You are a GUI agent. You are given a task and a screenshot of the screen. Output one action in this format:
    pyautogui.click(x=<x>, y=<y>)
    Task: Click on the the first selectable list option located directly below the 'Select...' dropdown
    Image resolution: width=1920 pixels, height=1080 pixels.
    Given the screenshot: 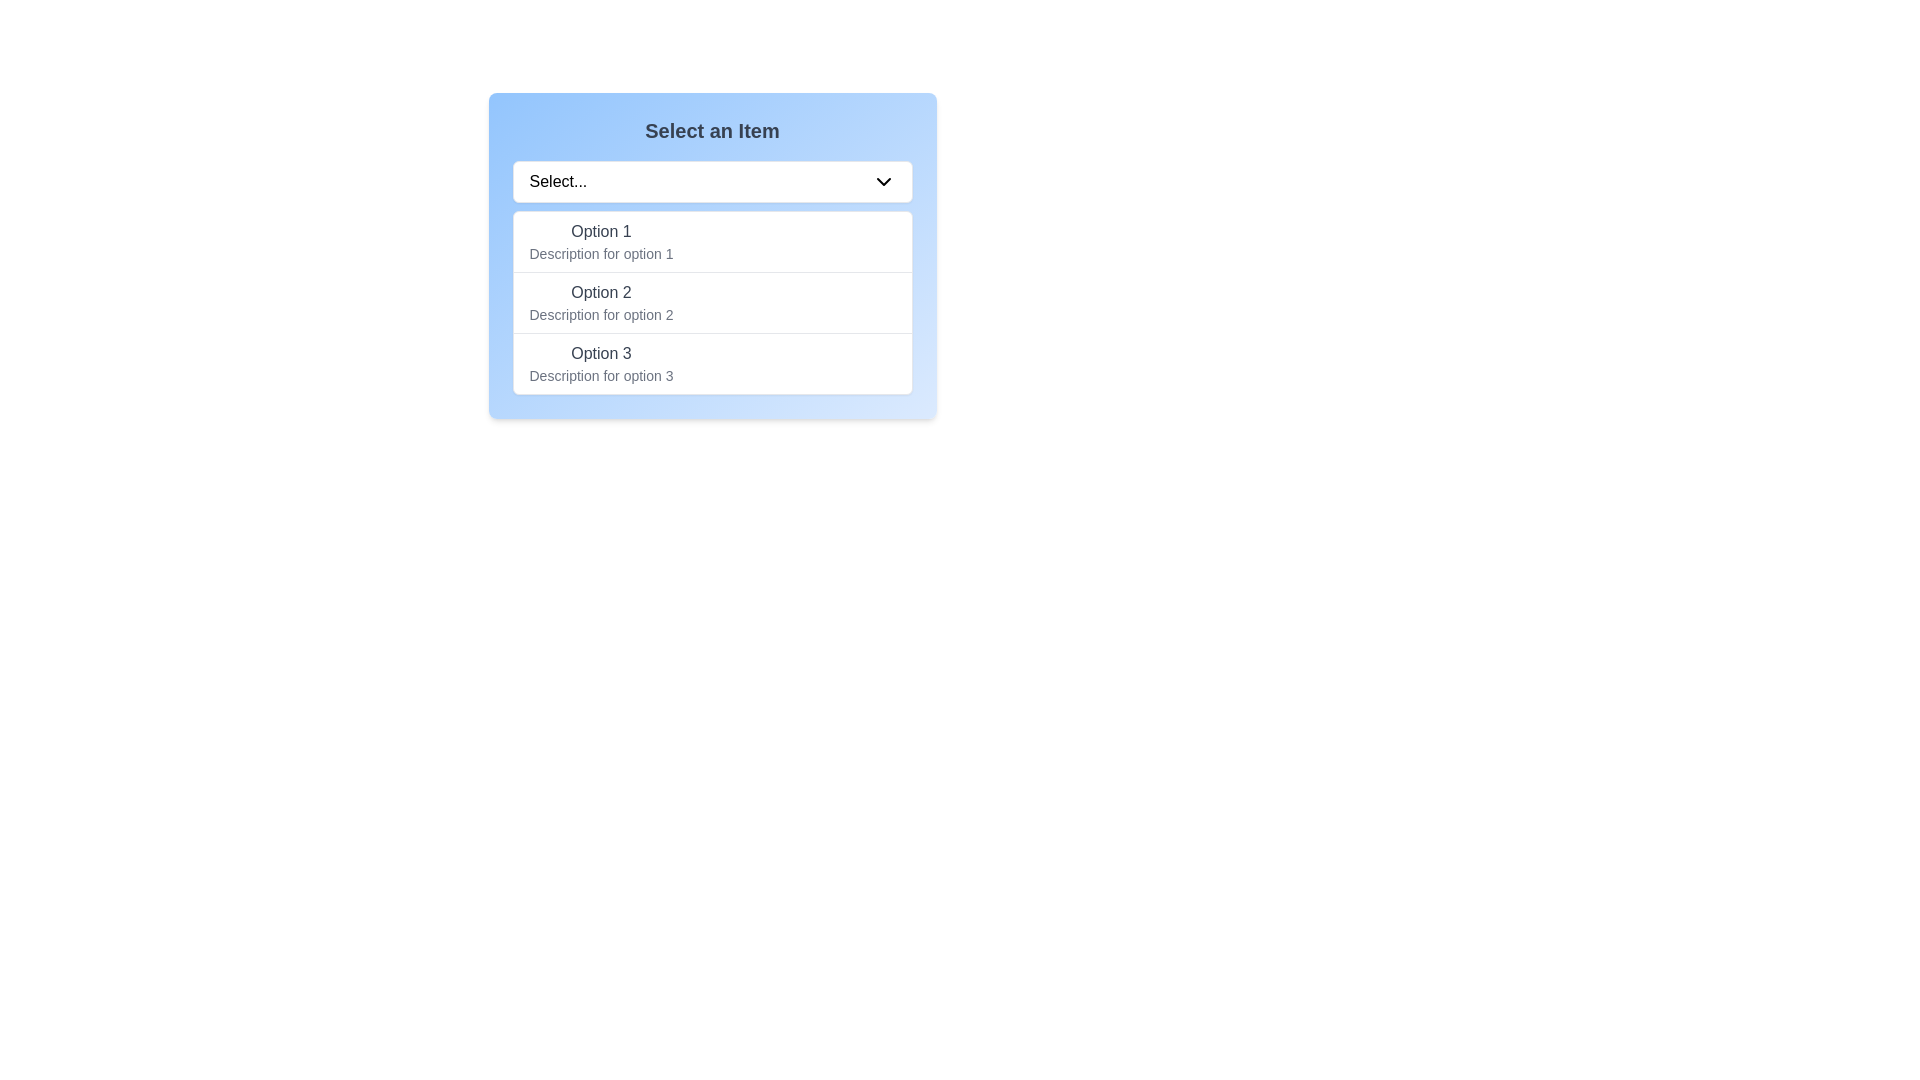 What is the action you would take?
    pyautogui.click(x=712, y=241)
    